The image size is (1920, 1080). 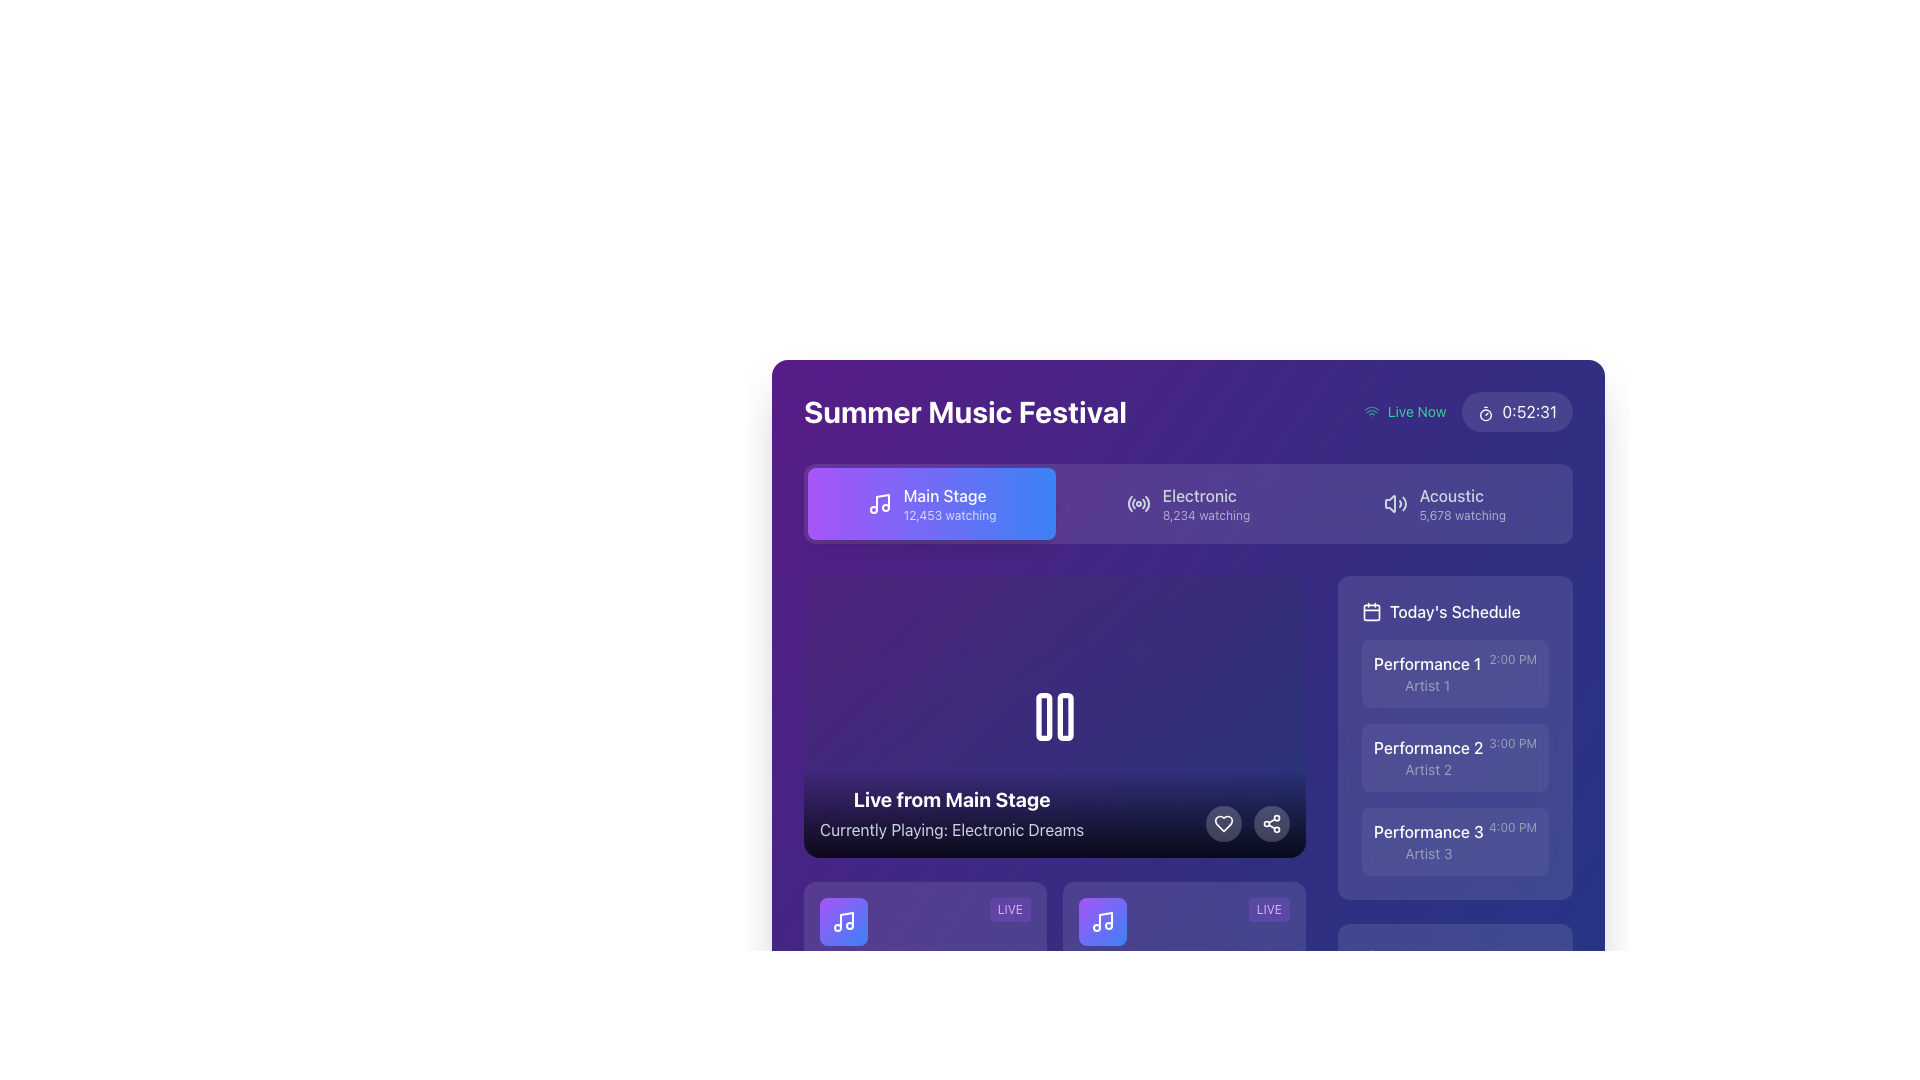 I want to click on the text content of the 'Main Stage' text block, which includes 'Main Stage' in bold and '12,453 watching' in a semi-transparent style, located on the far left side of the group under 'Summer Music Festival', so click(x=949, y=503).